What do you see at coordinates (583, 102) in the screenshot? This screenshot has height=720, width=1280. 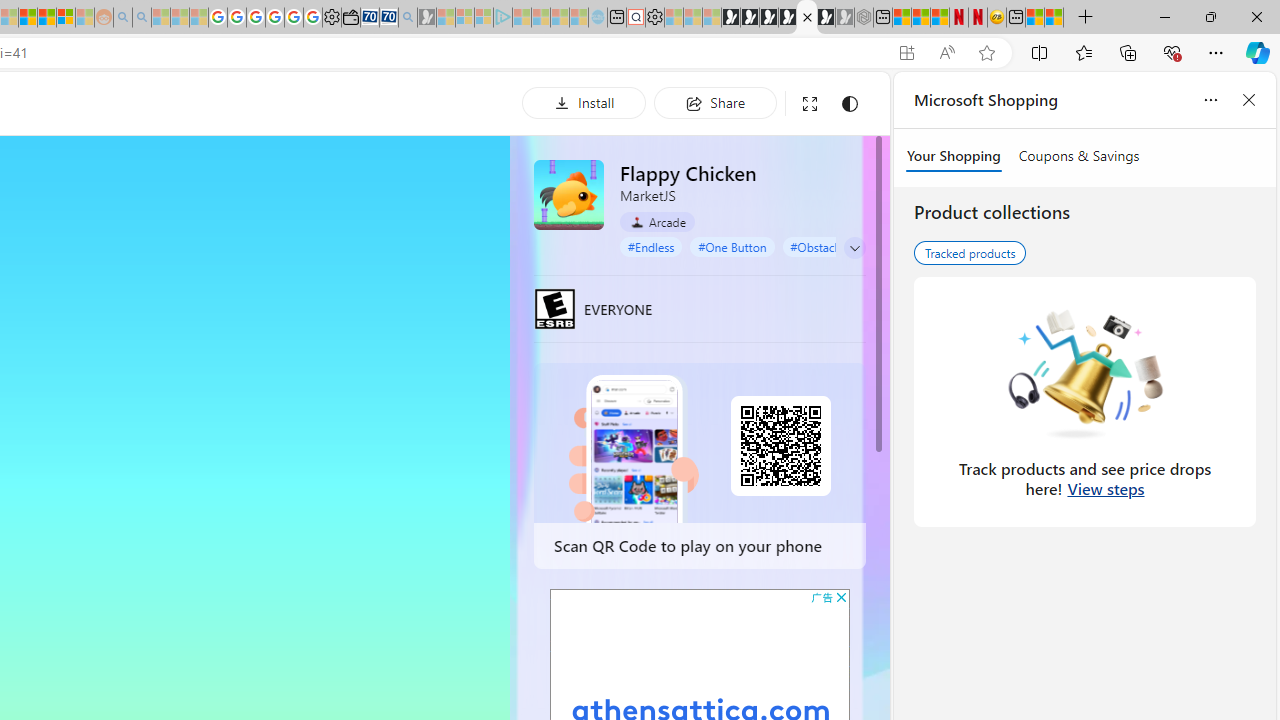 I see `'Install'` at bounding box center [583, 102].